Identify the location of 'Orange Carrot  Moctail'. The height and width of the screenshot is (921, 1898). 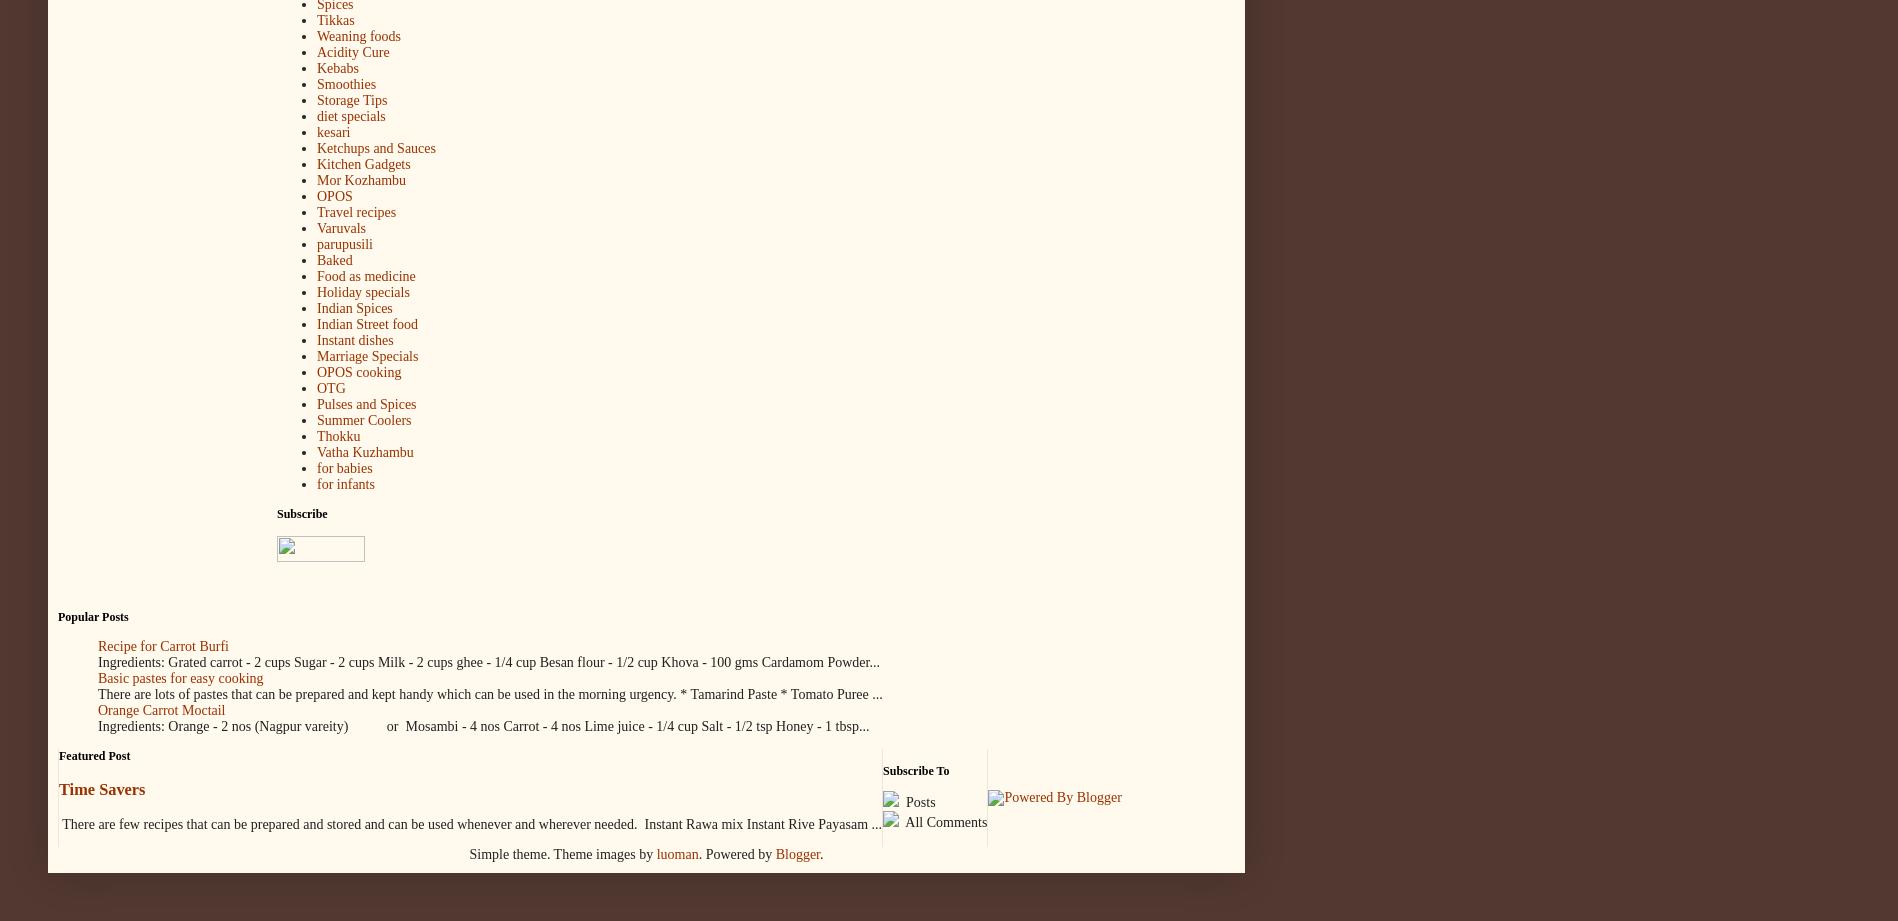
(160, 710).